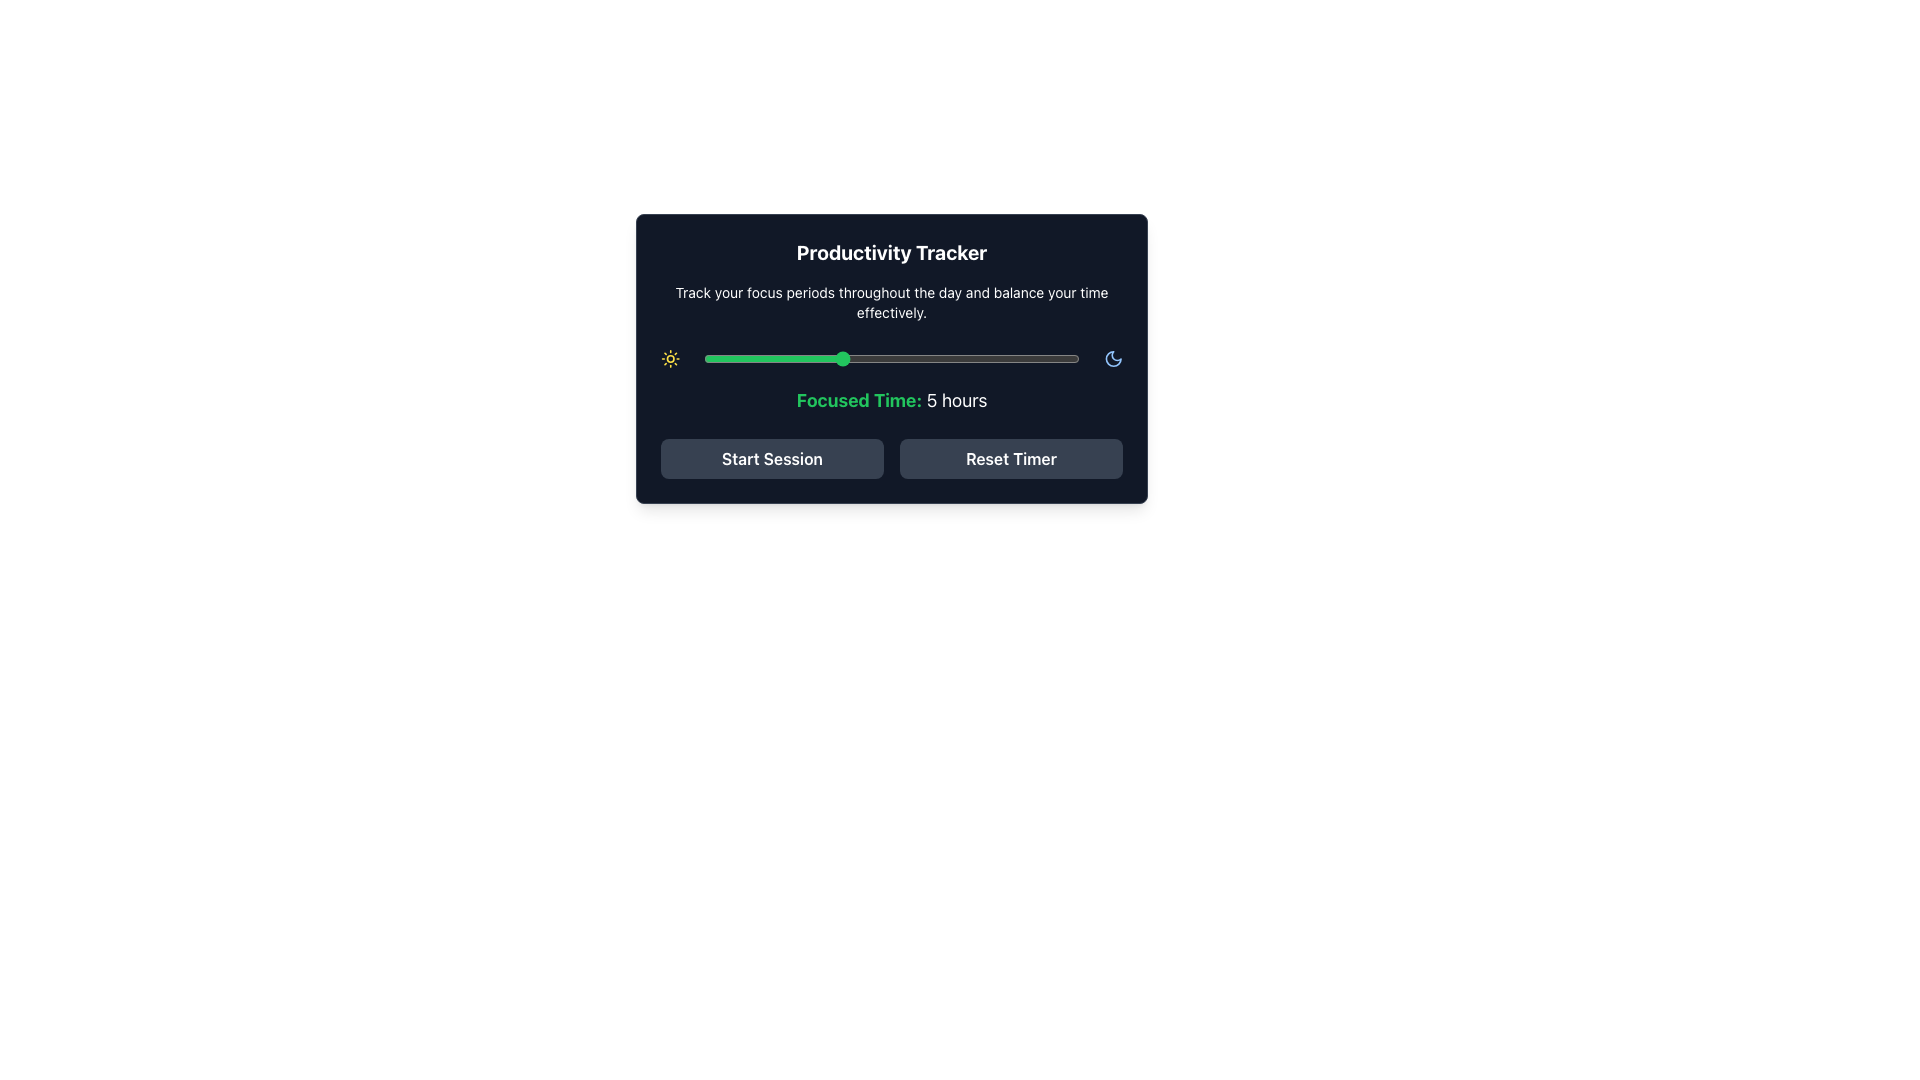 The image size is (1920, 1080). Describe the element at coordinates (771, 459) in the screenshot. I see `the 'Start Session' button, which is a rectangular button with rounded corners, dark gray background, and white bold text, to initiate the session` at that location.